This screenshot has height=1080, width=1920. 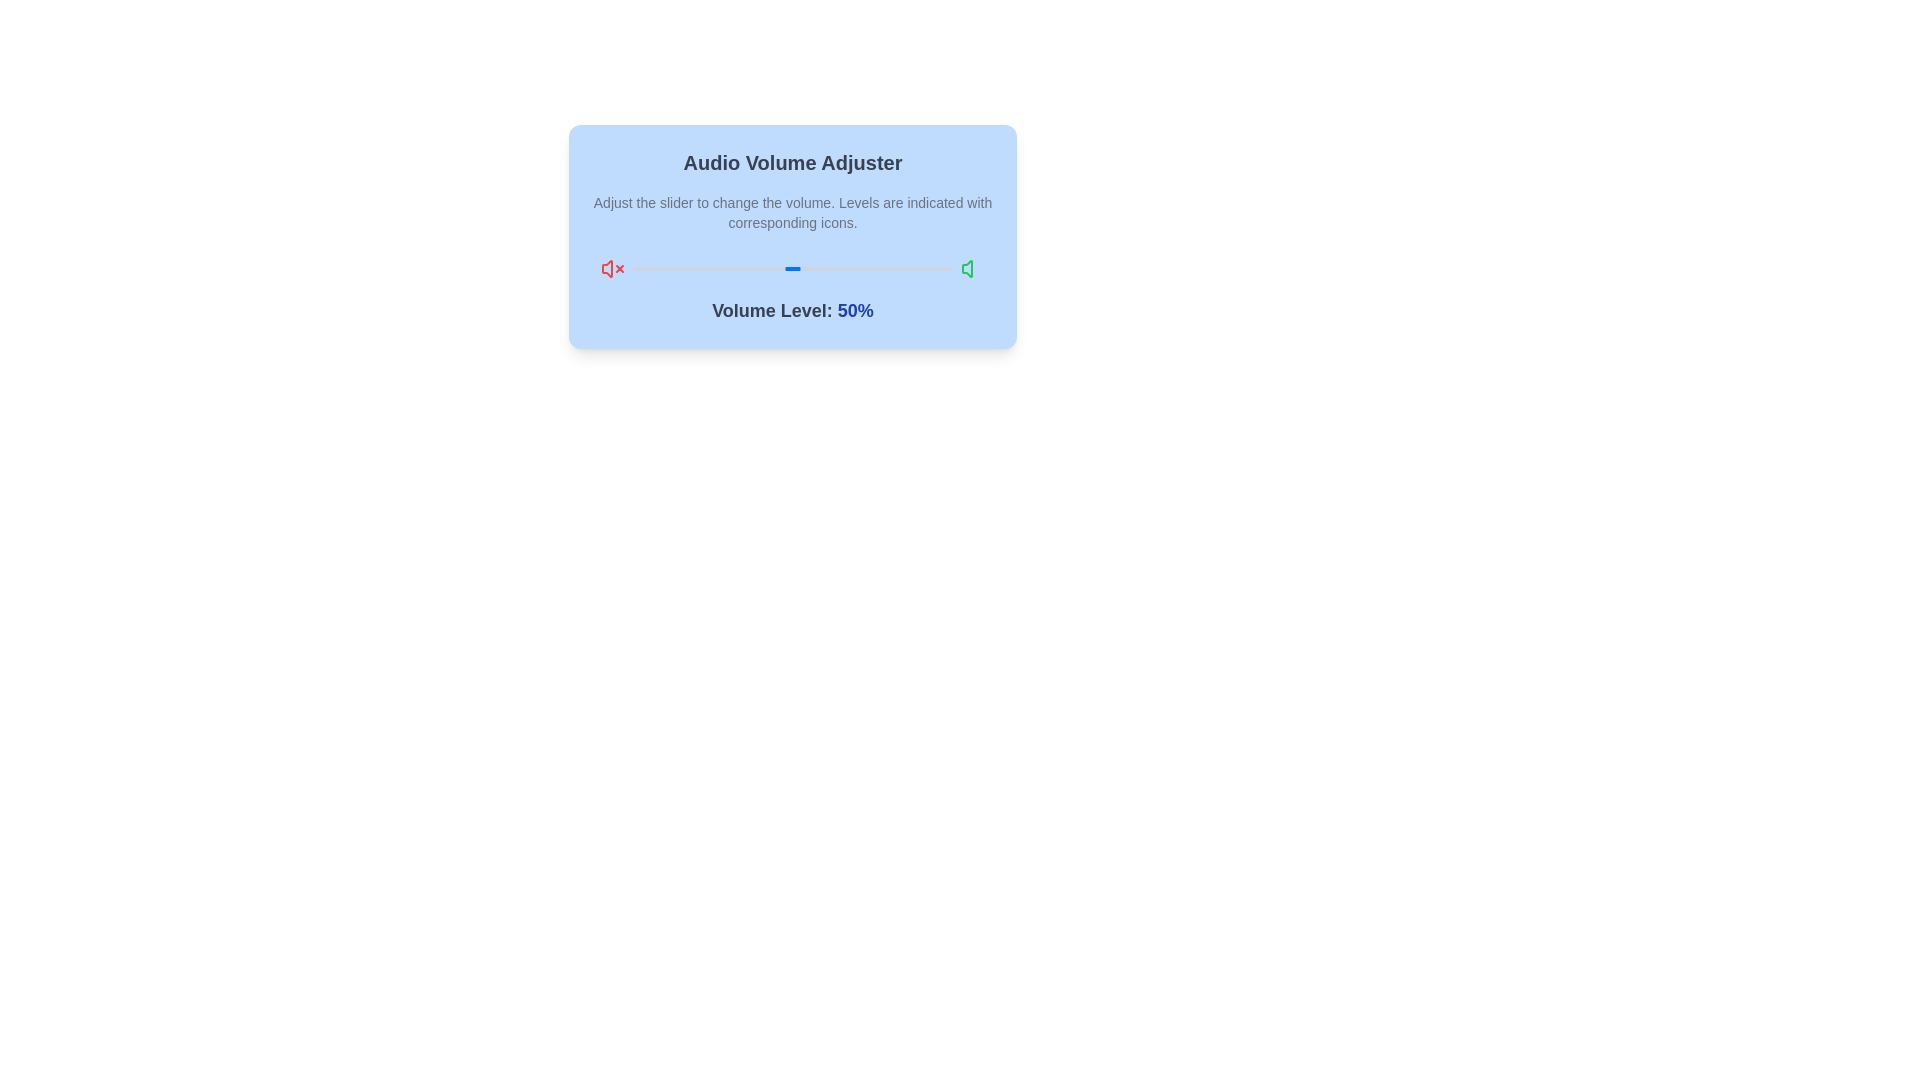 I want to click on the volume slider to set the volume to 6%, so click(x=652, y=268).